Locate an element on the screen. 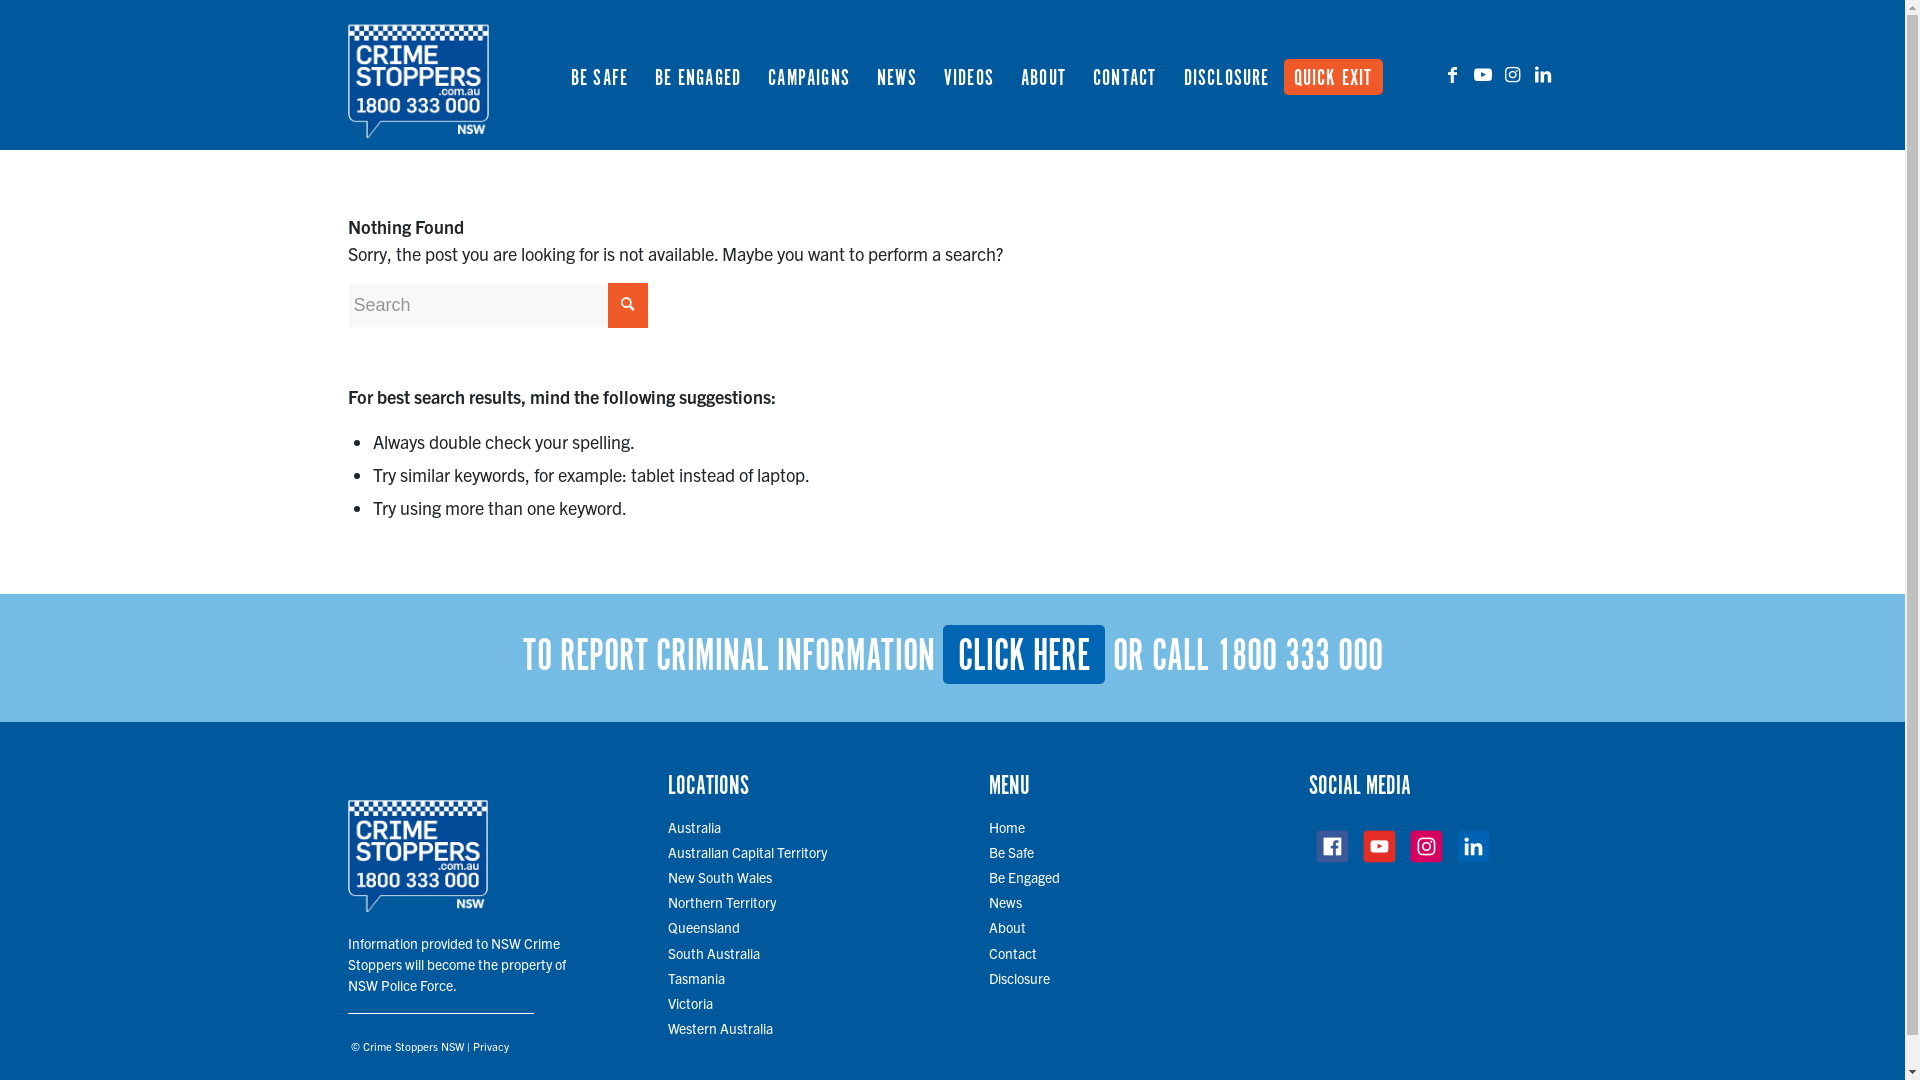  'Northern Territory' is located at coordinates (720, 902).